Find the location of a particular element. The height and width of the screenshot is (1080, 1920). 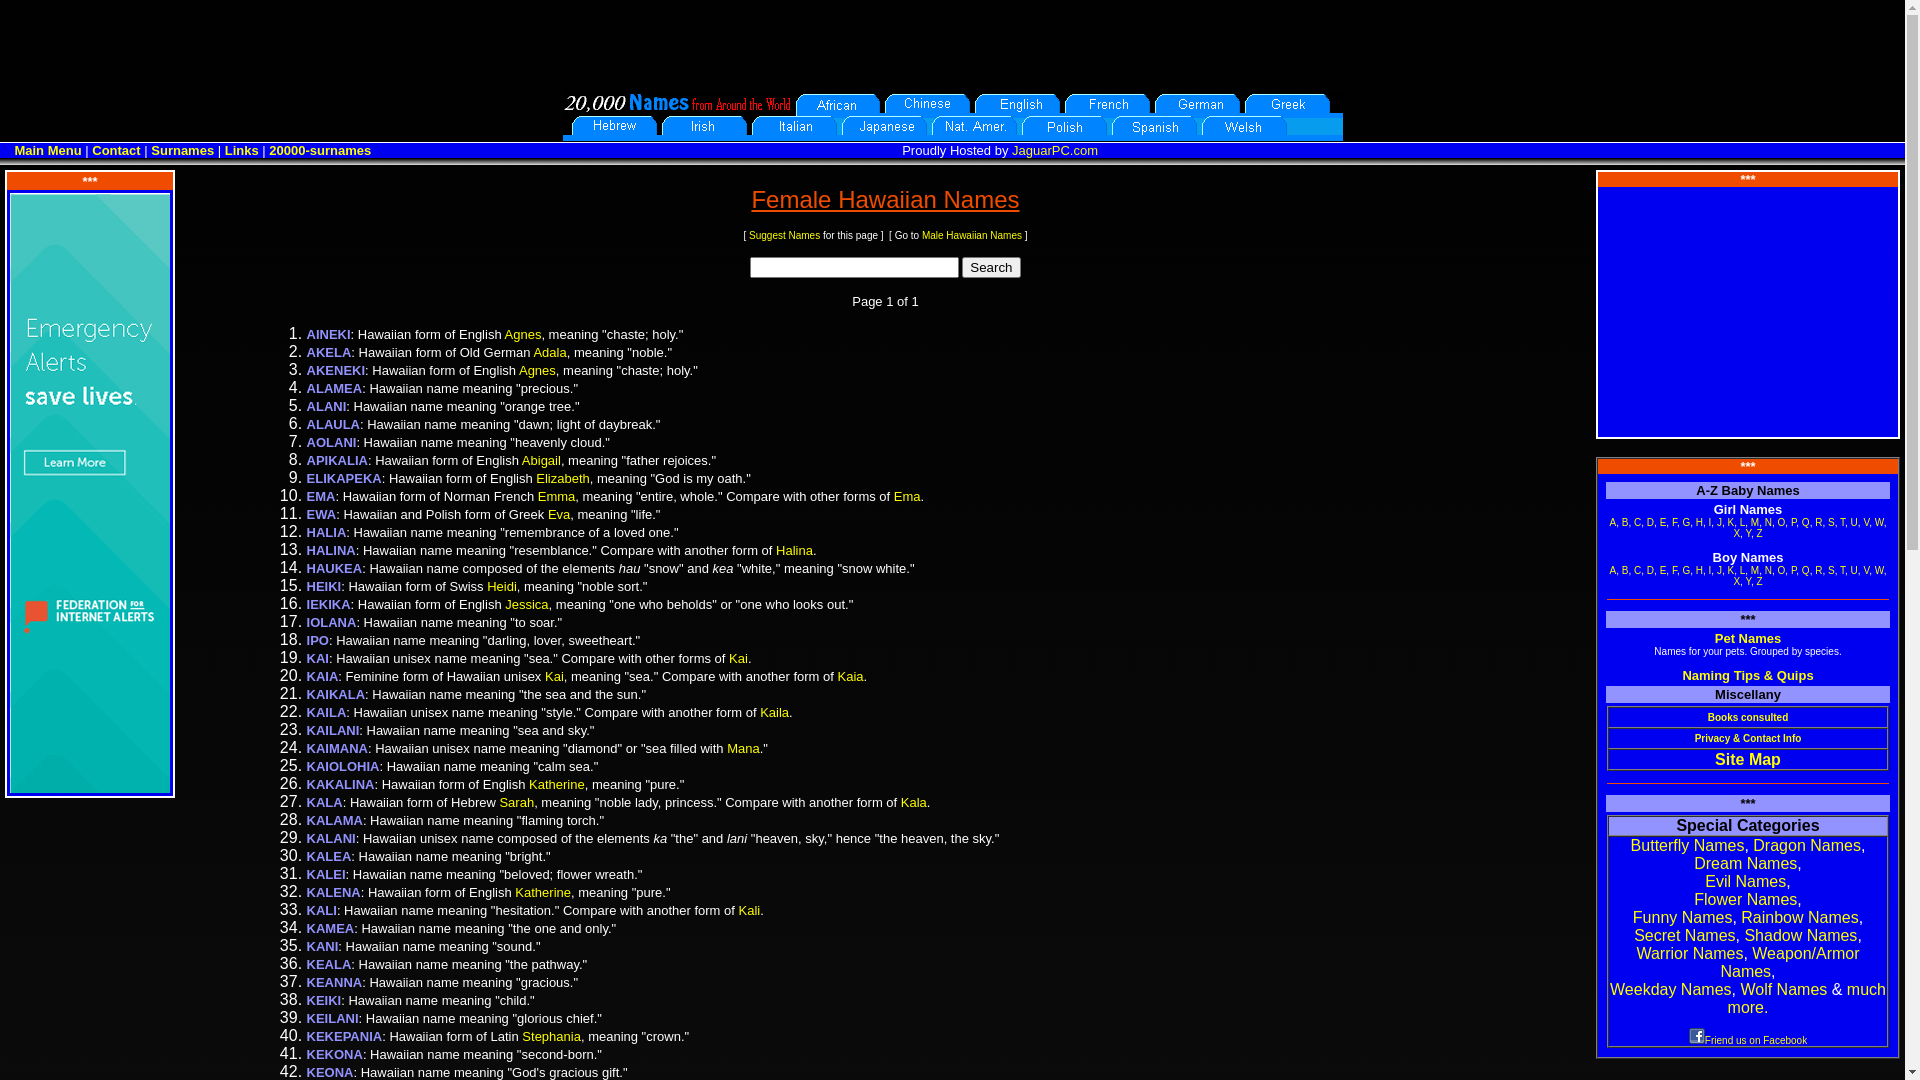

'T' is located at coordinates (1839, 570).